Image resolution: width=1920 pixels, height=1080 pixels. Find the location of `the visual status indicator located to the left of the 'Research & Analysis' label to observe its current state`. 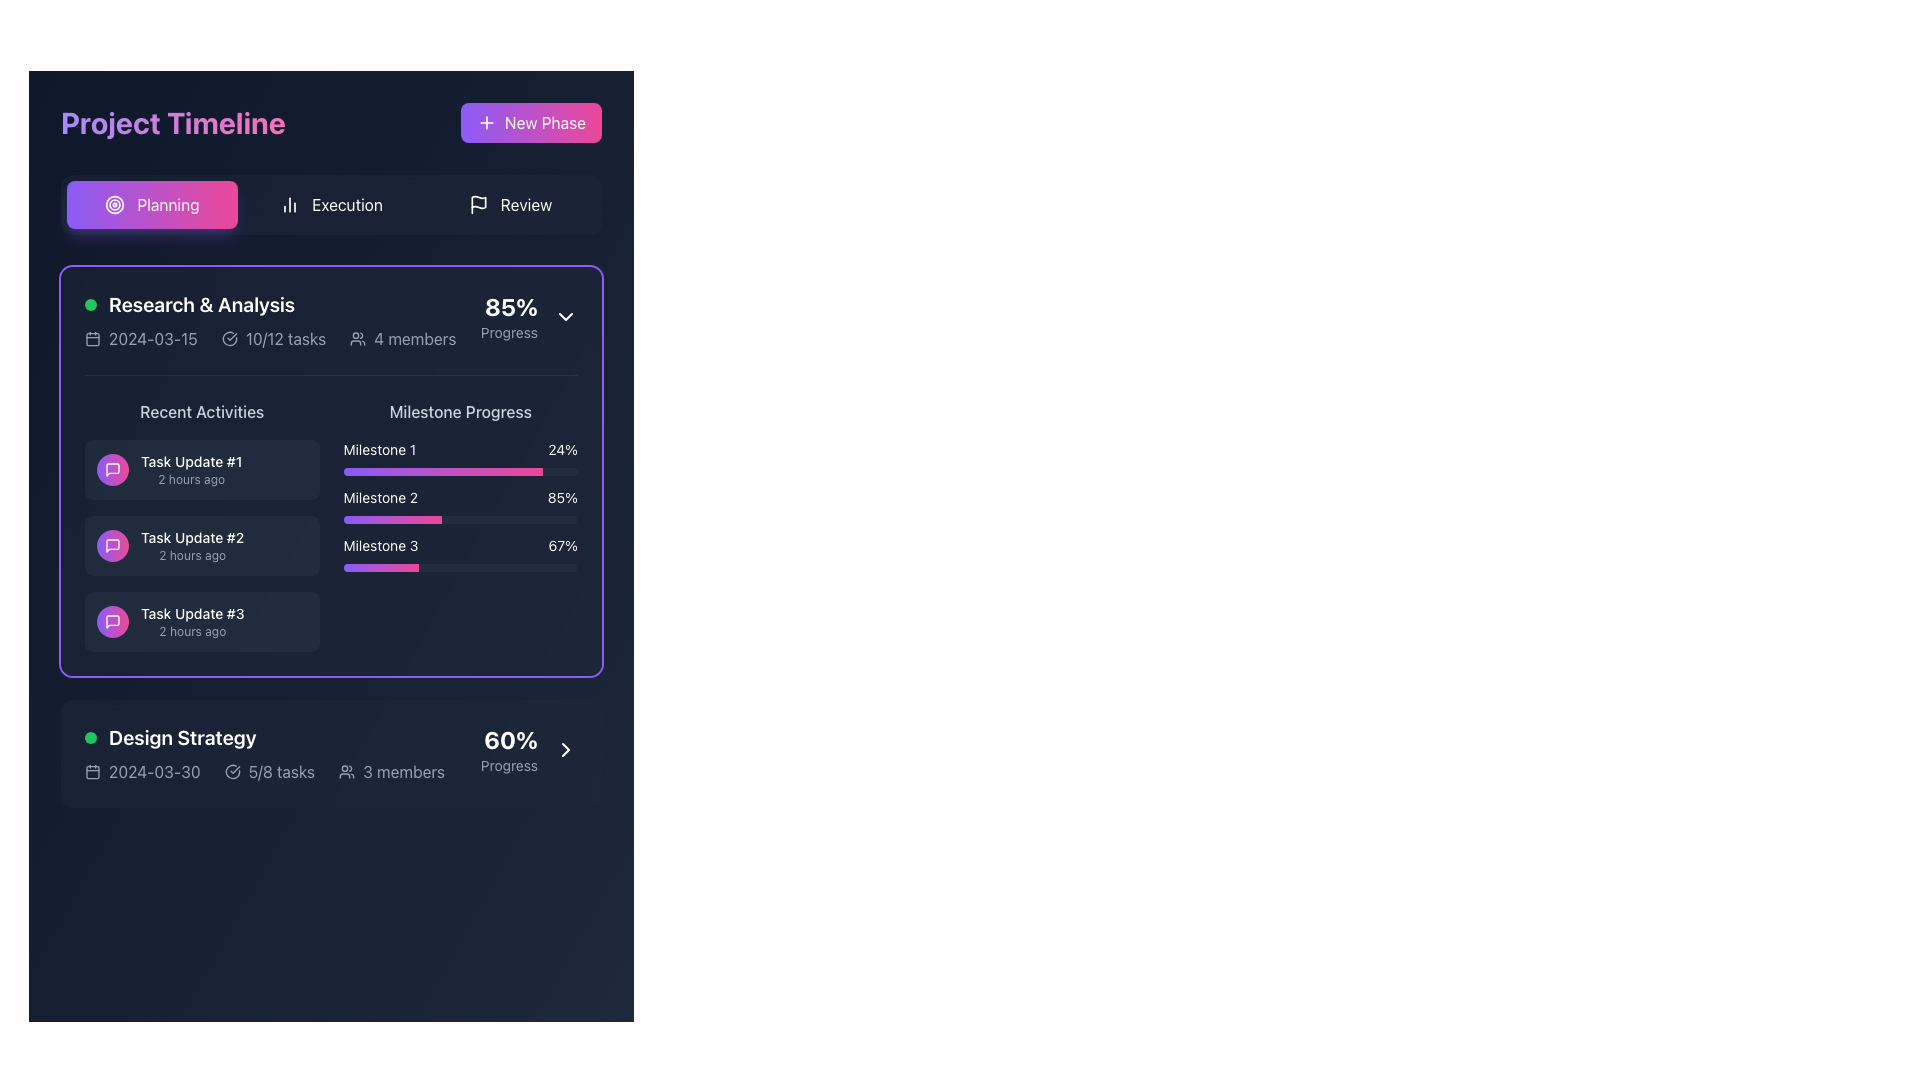

the visual status indicator located to the left of the 'Research & Analysis' label to observe its current state is located at coordinates (90, 304).